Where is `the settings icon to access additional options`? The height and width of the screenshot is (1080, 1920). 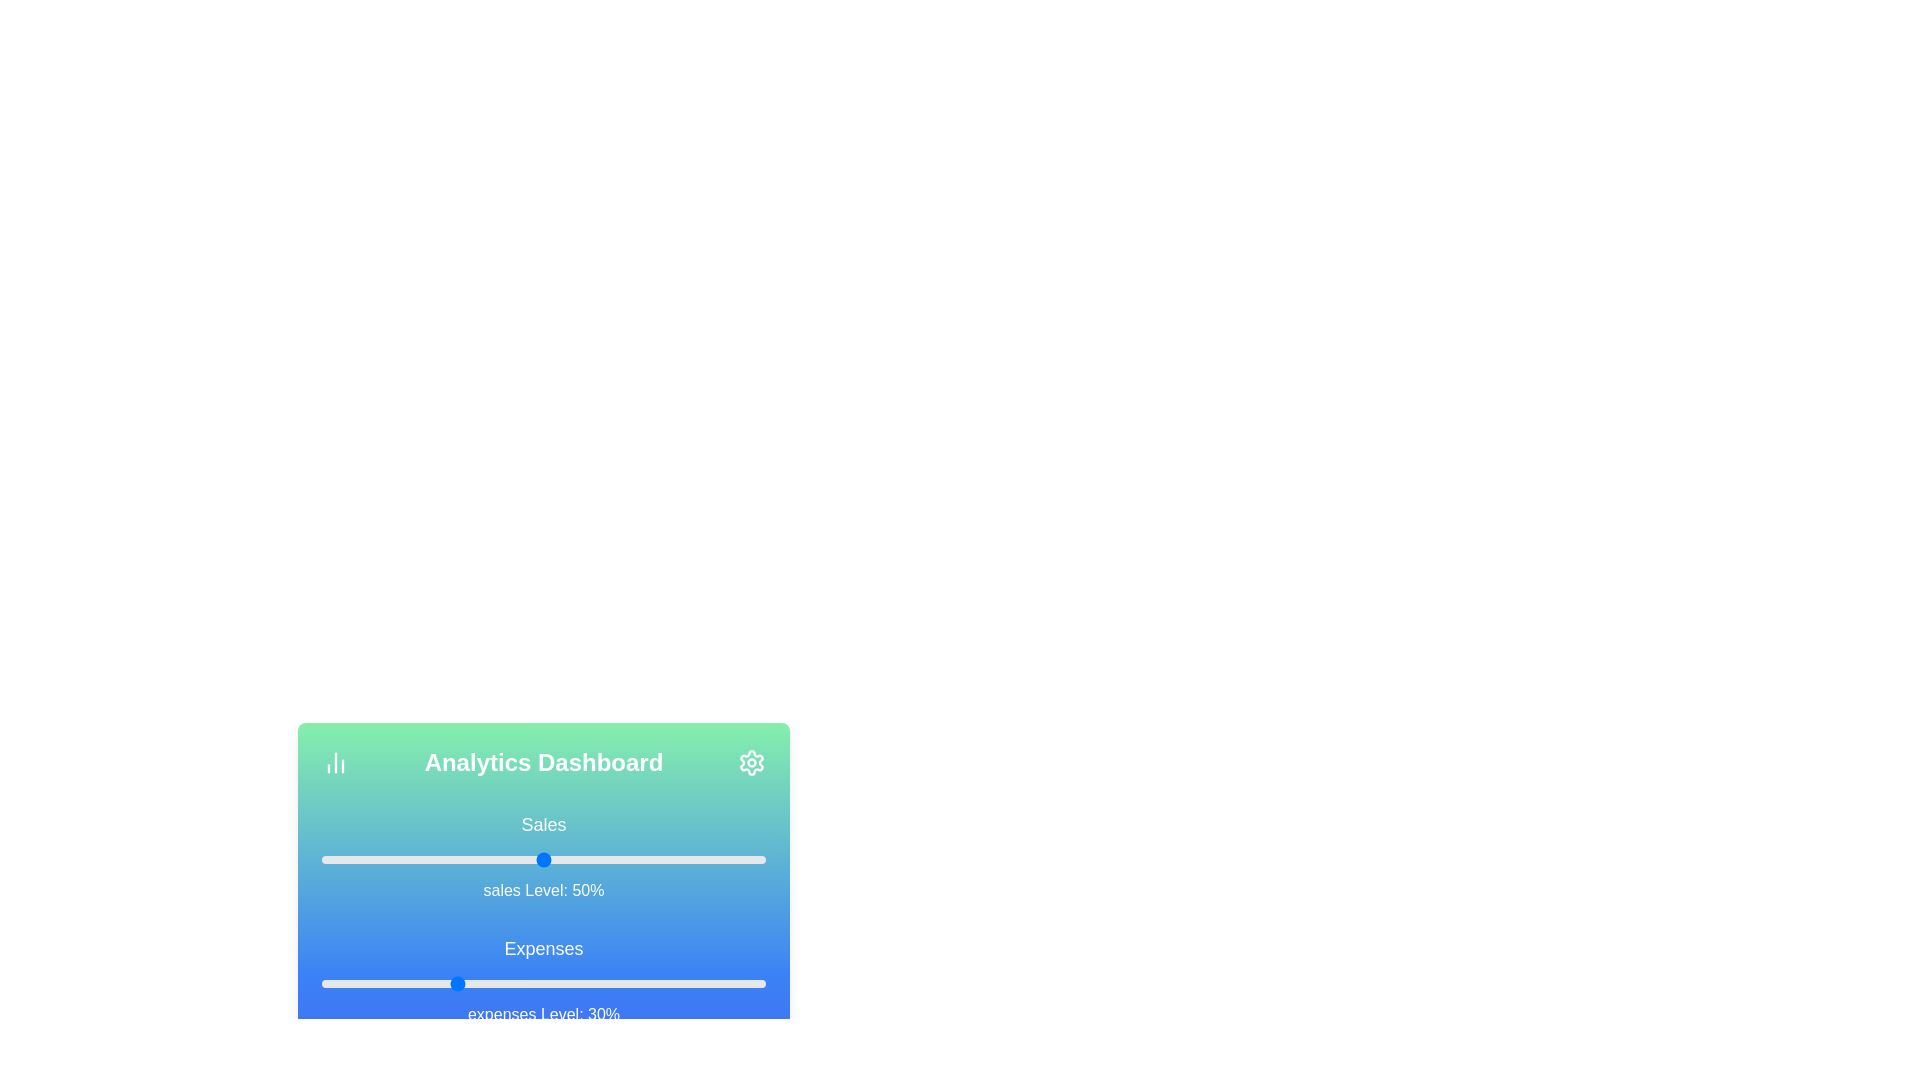 the settings icon to access additional options is located at coordinates (751, 763).